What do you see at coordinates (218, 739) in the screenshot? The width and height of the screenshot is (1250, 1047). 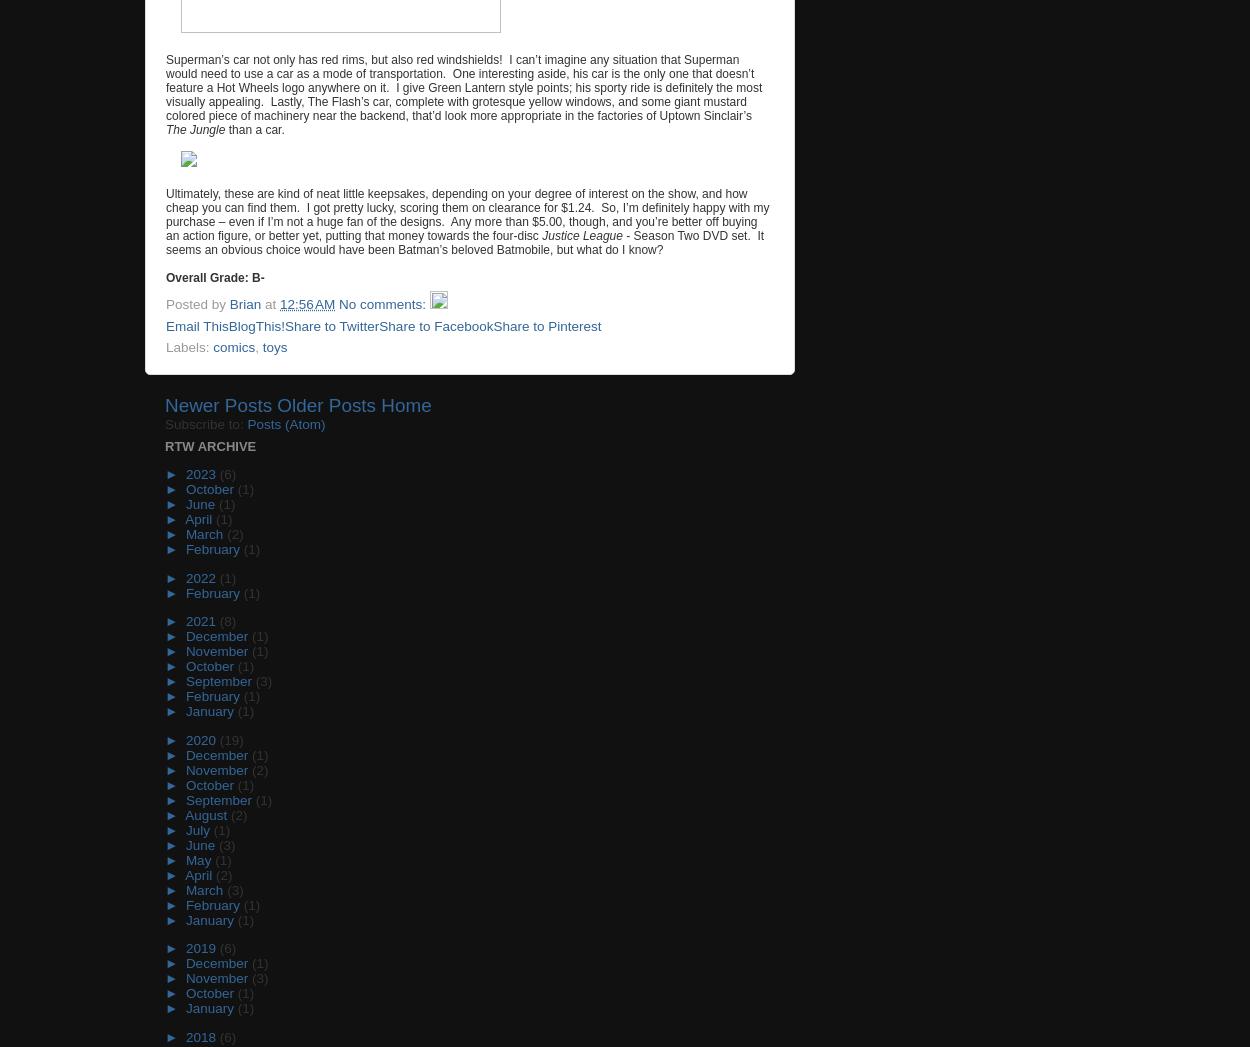 I see `'(19)'` at bounding box center [218, 739].